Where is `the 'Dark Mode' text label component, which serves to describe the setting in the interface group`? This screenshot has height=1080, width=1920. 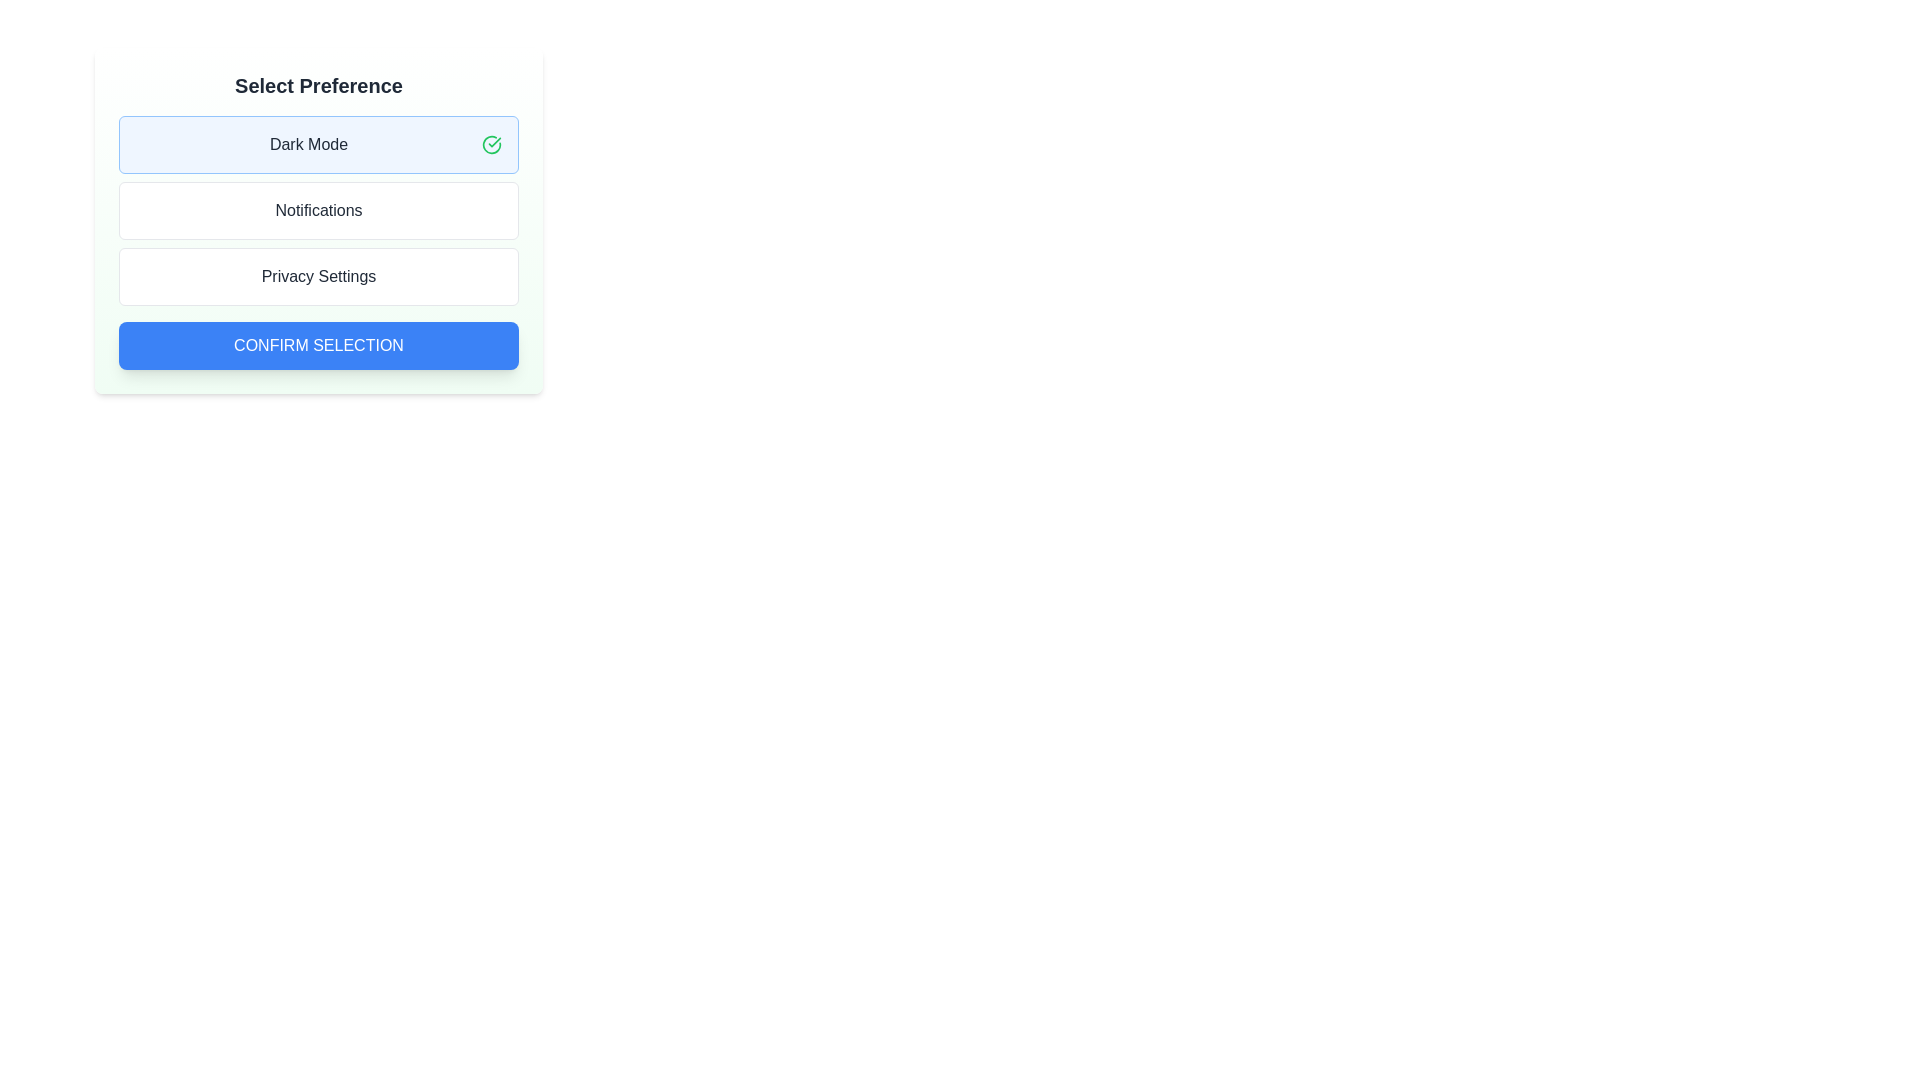
the 'Dark Mode' text label component, which serves to describe the setting in the interface group is located at coordinates (307, 144).